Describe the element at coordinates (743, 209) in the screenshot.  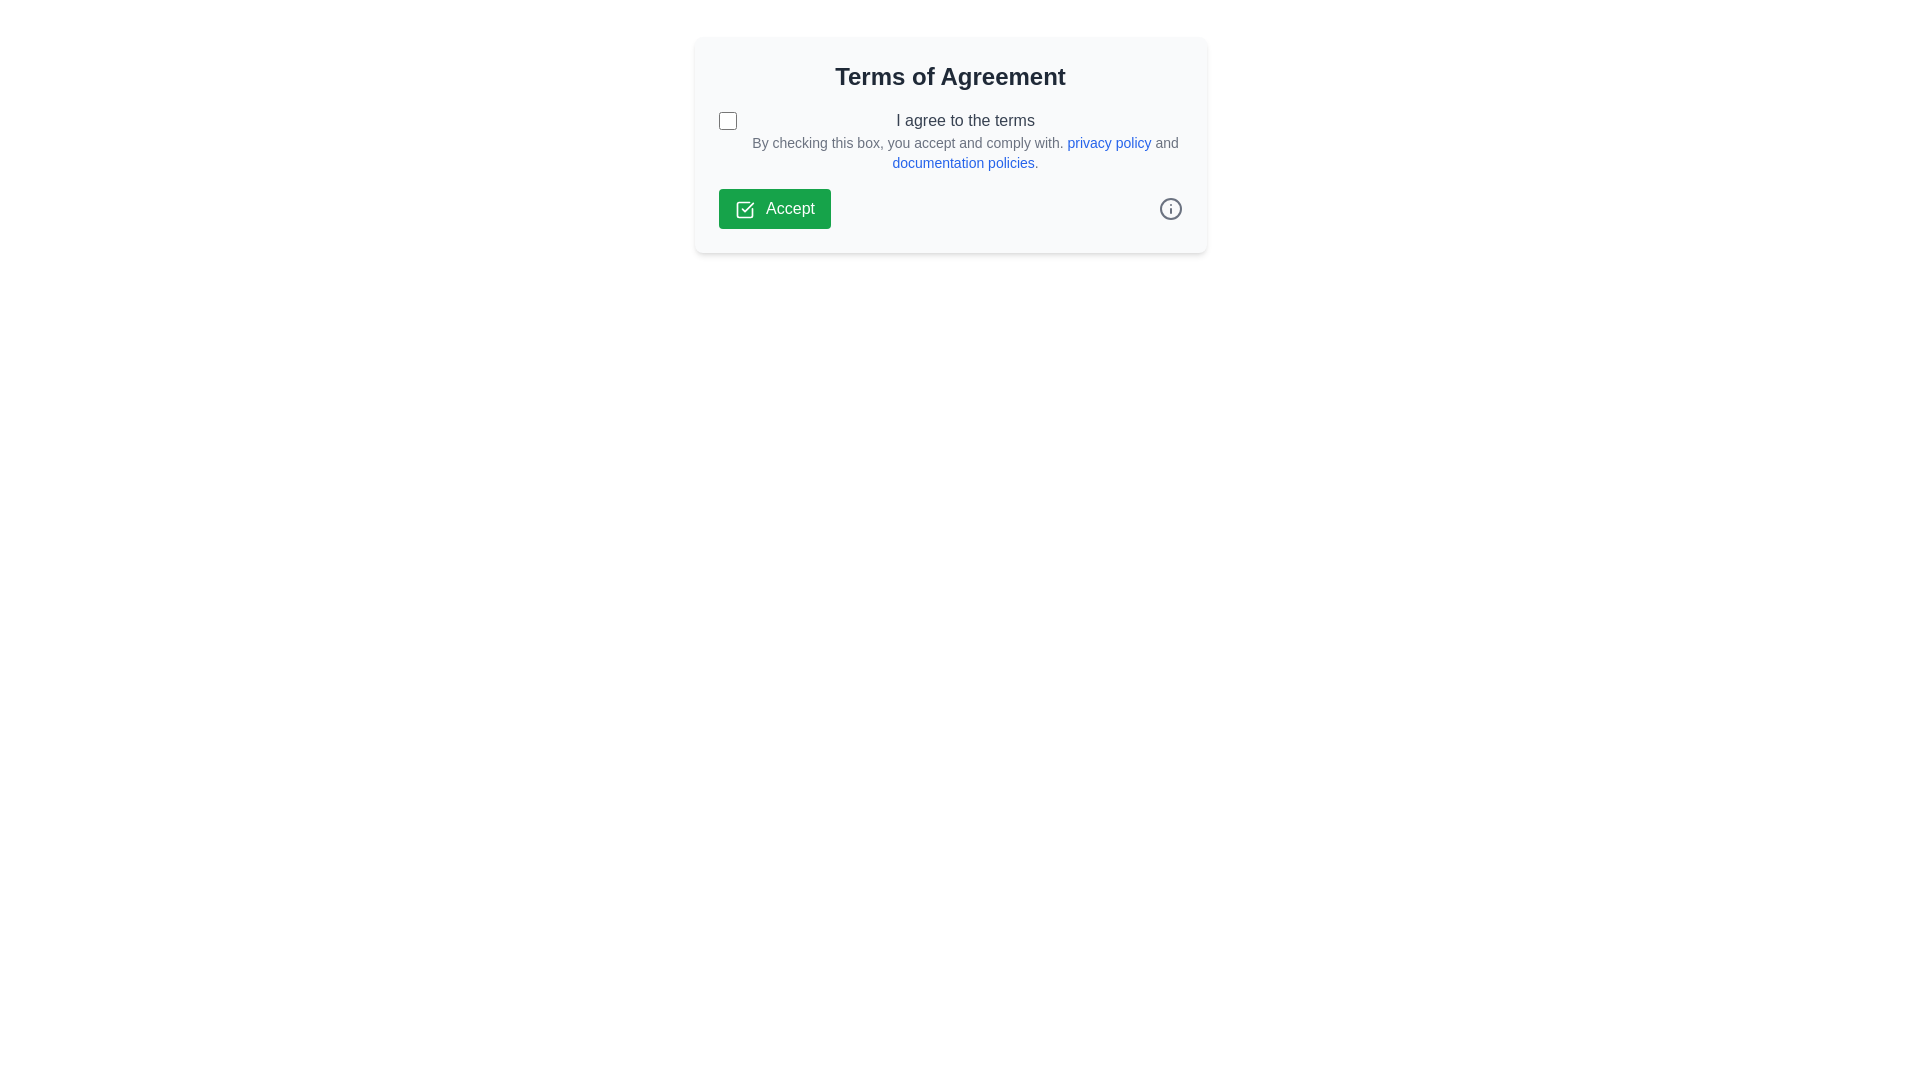
I see `the green check-mark icon inside the square outline located within the 'Accept' button, positioned to the left of the text 'Accept'` at that location.